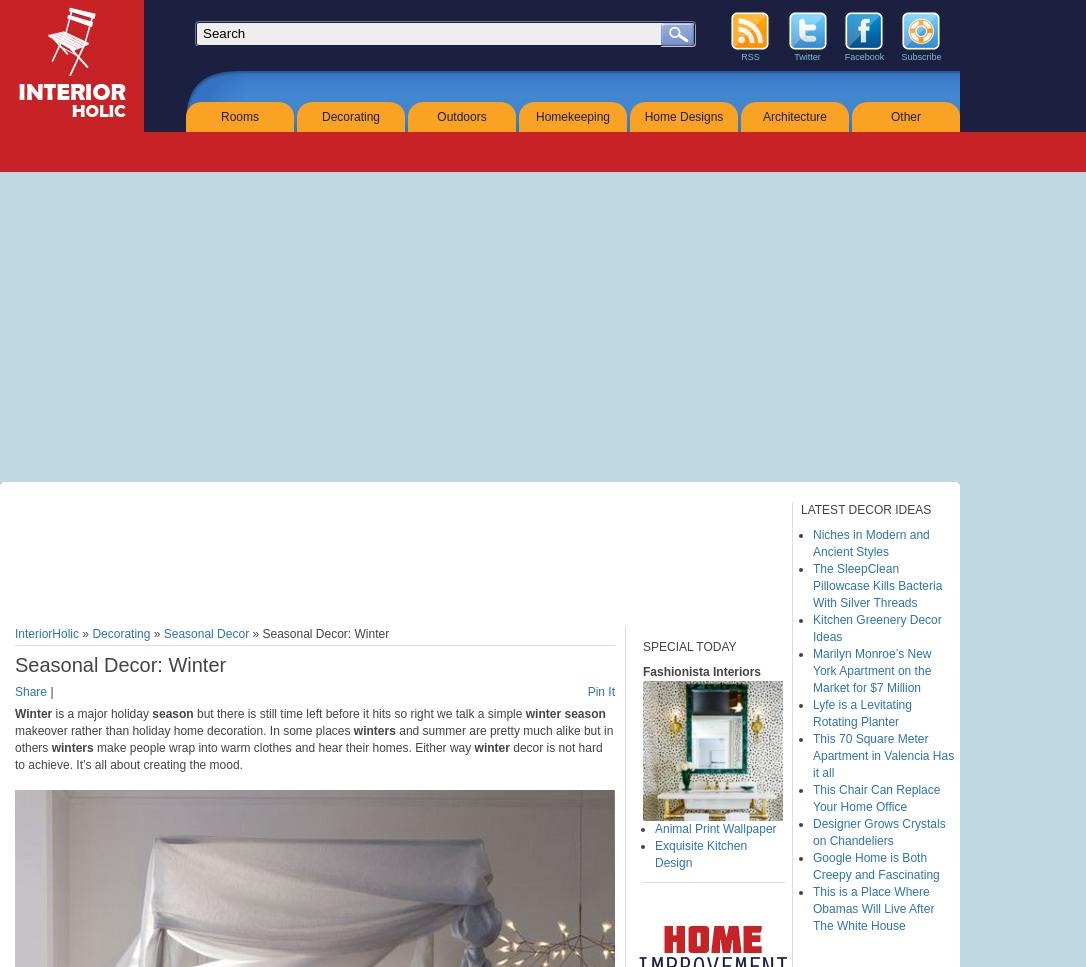 The height and width of the screenshot is (967, 1086). What do you see at coordinates (14, 632) in the screenshot?
I see `'InteriorHolic'` at bounding box center [14, 632].